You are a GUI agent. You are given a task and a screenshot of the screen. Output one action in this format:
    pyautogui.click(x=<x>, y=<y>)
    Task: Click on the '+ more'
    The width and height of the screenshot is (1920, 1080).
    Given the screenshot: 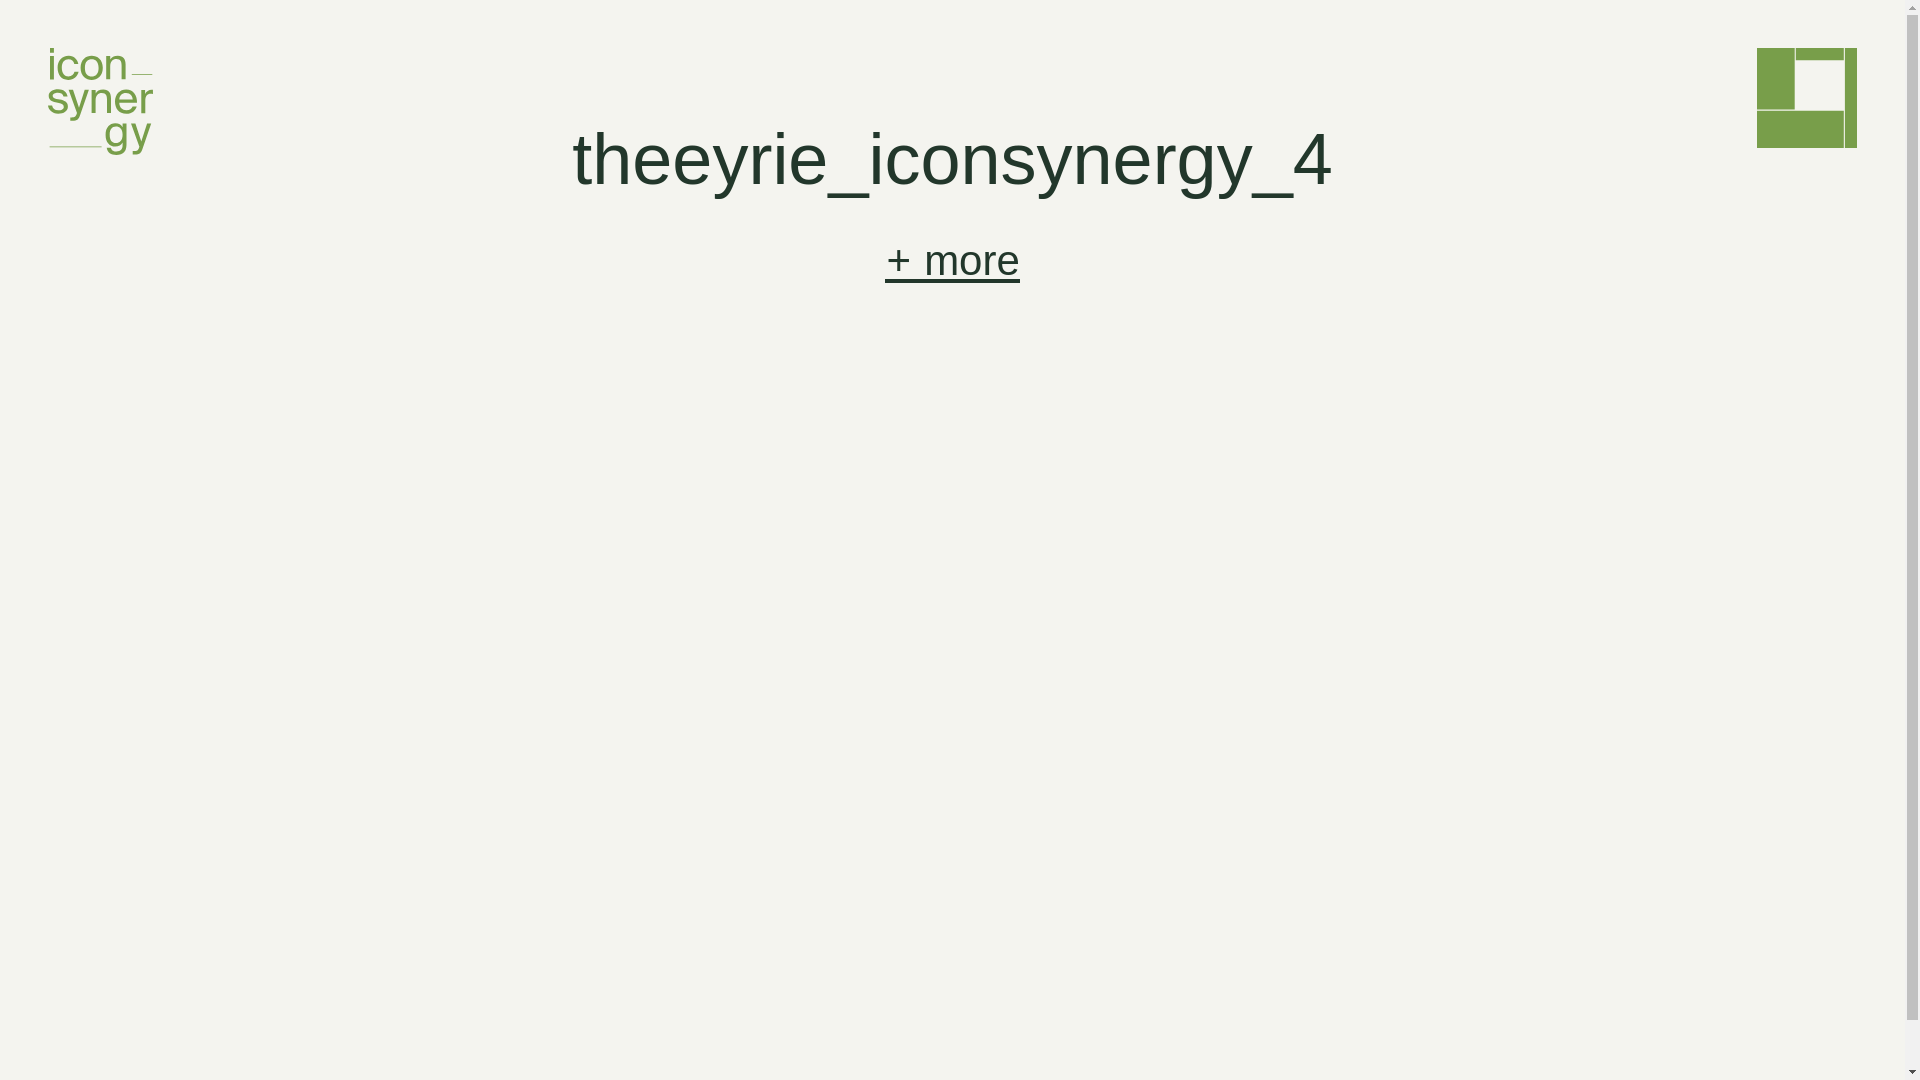 What is the action you would take?
    pyautogui.click(x=951, y=260)
    